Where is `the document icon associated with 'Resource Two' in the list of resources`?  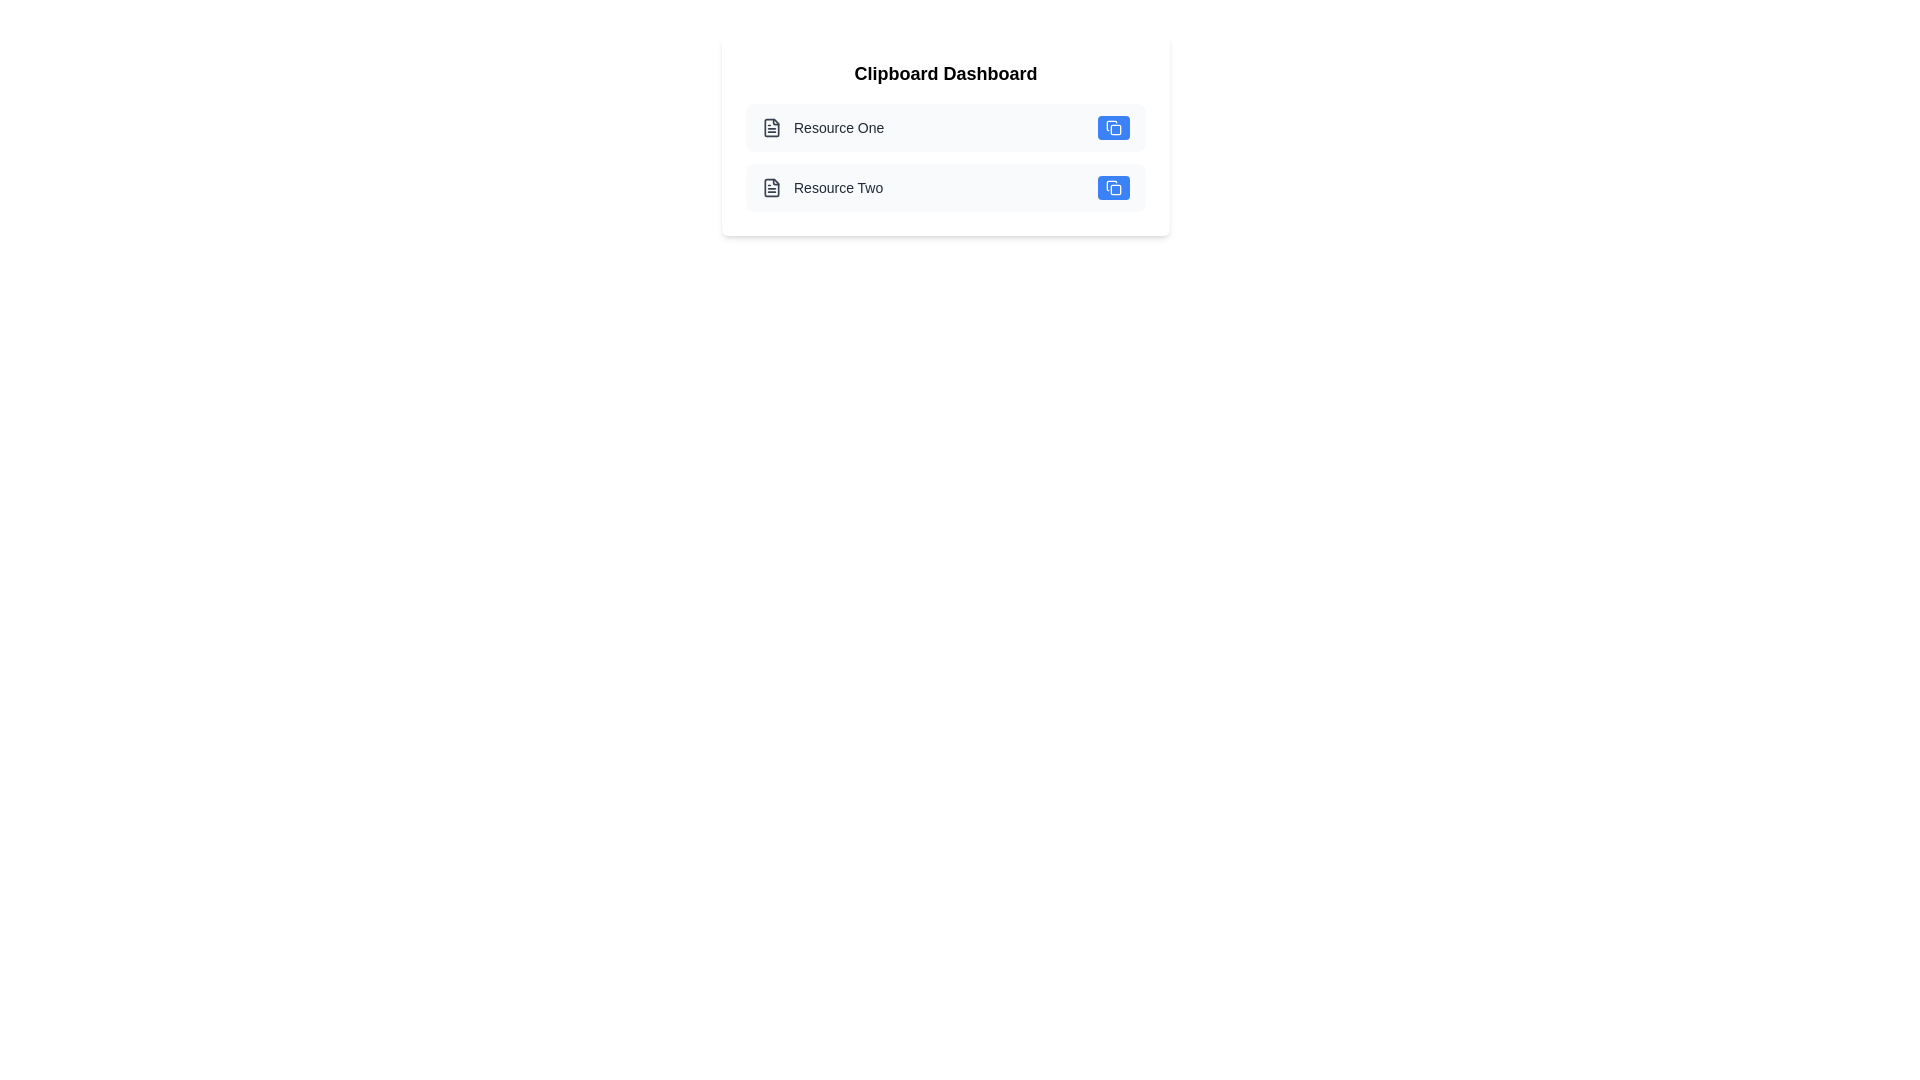
the document icon associated with 'Resource Two' in the list of resources is located at coordinates (771, 188).